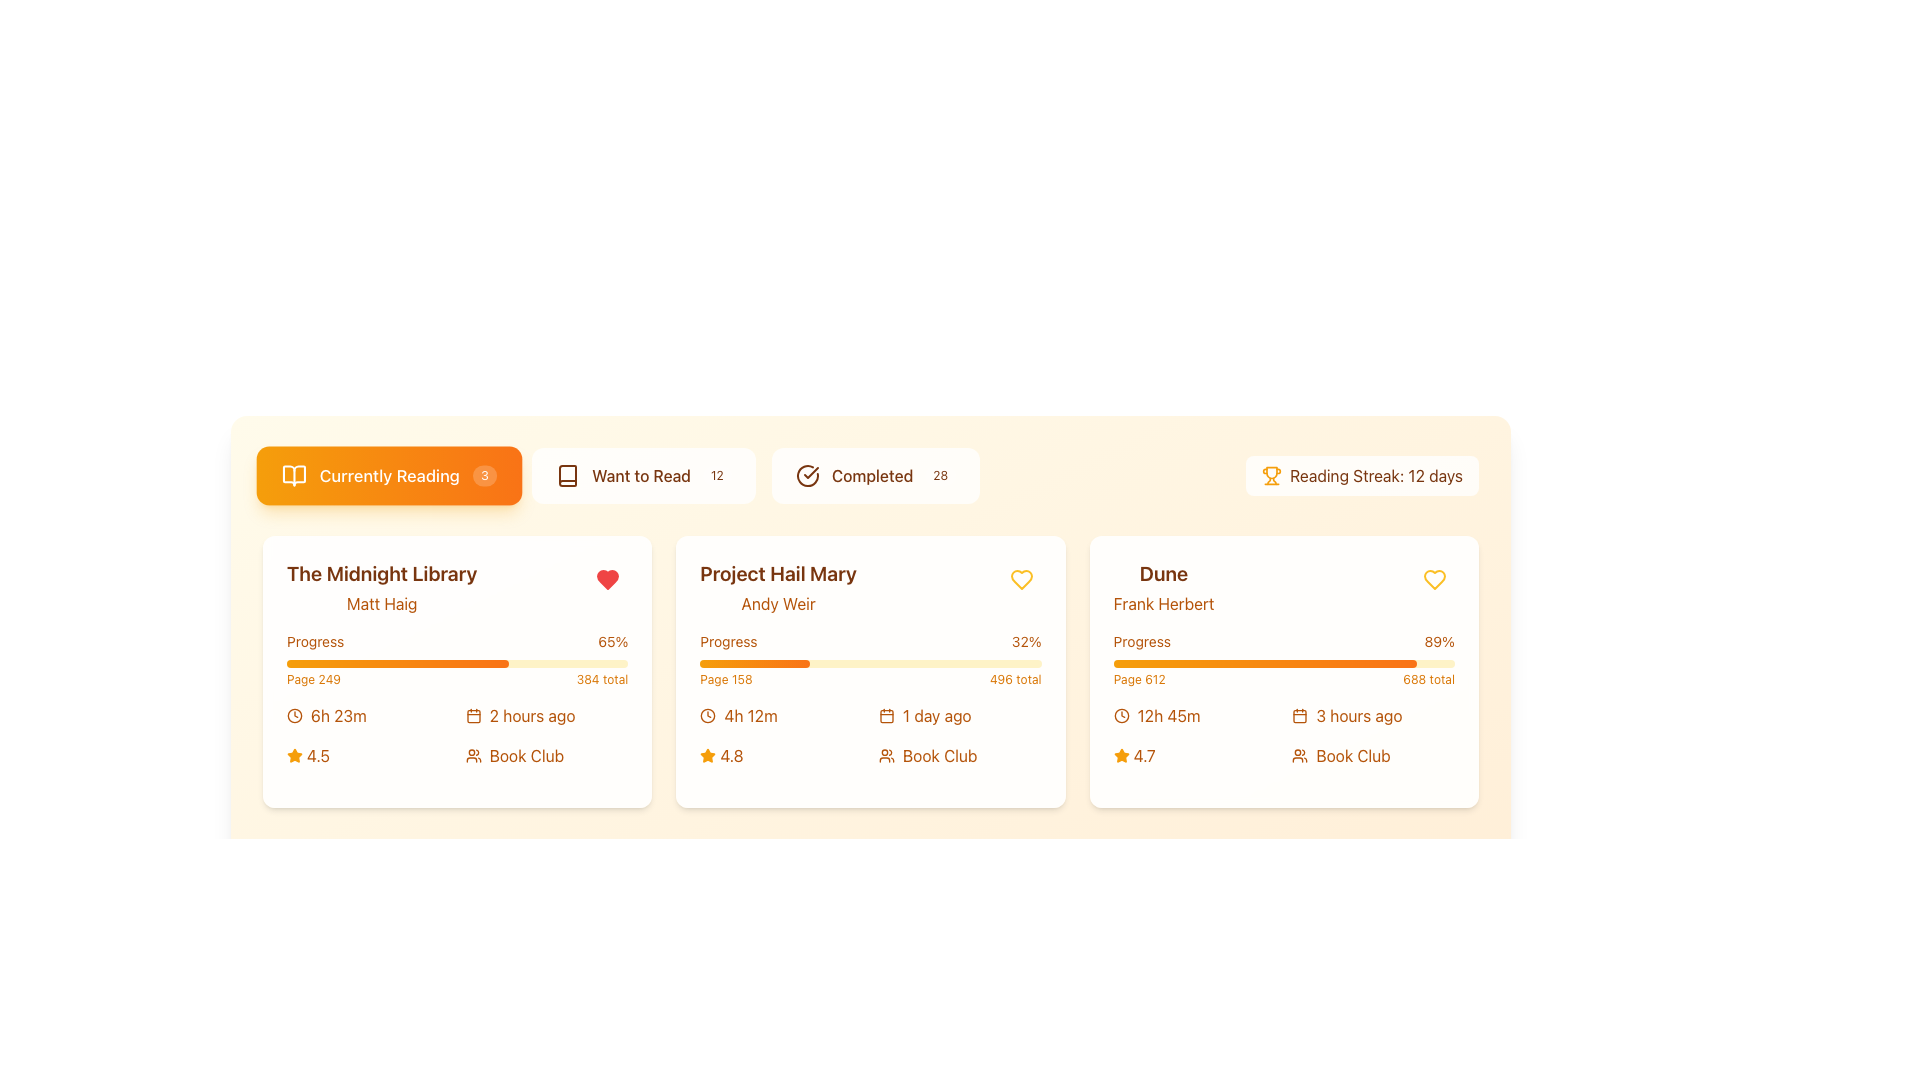  Describe the element at coordinates (1372, 715) in the screenshot. I see `the text element reading '3 hours ago' styled in amber color, which is accompanied by a small calendar icon, located within the details of the third card for the book 'Dune' by Frank Herbert` at that location.